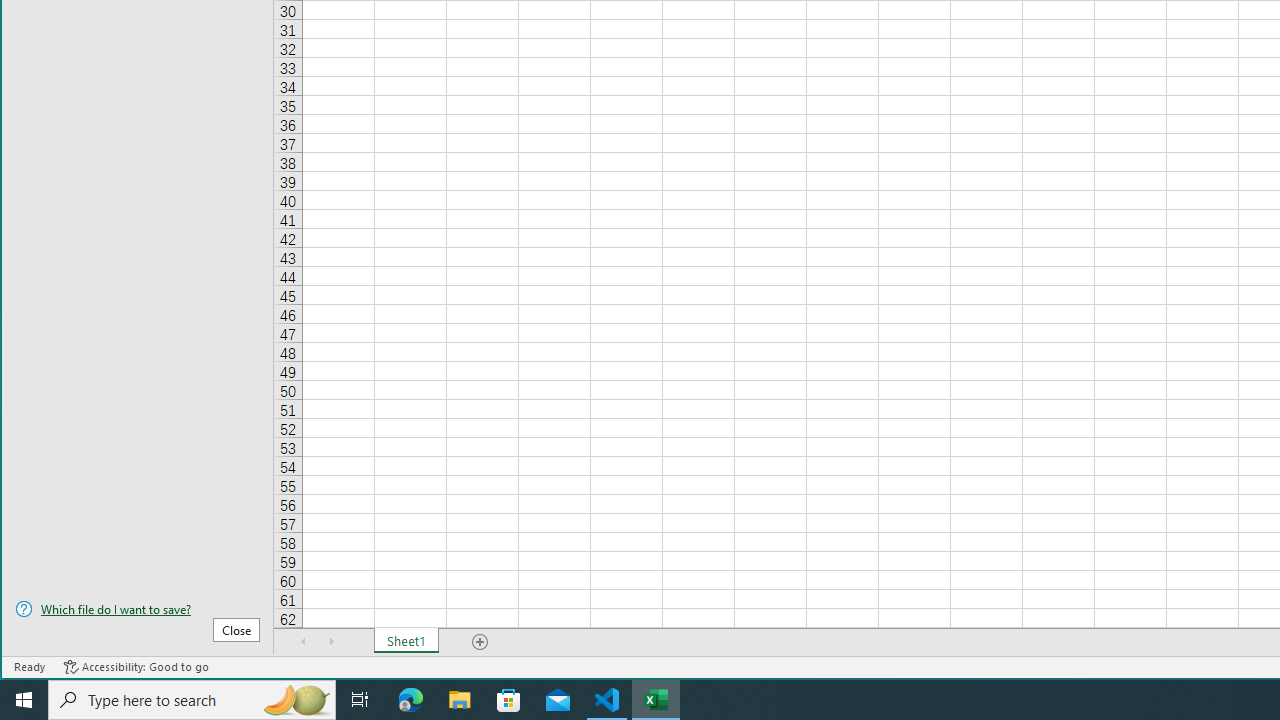  I want to click on 'Excel - 1 running window', so click(656, 698).